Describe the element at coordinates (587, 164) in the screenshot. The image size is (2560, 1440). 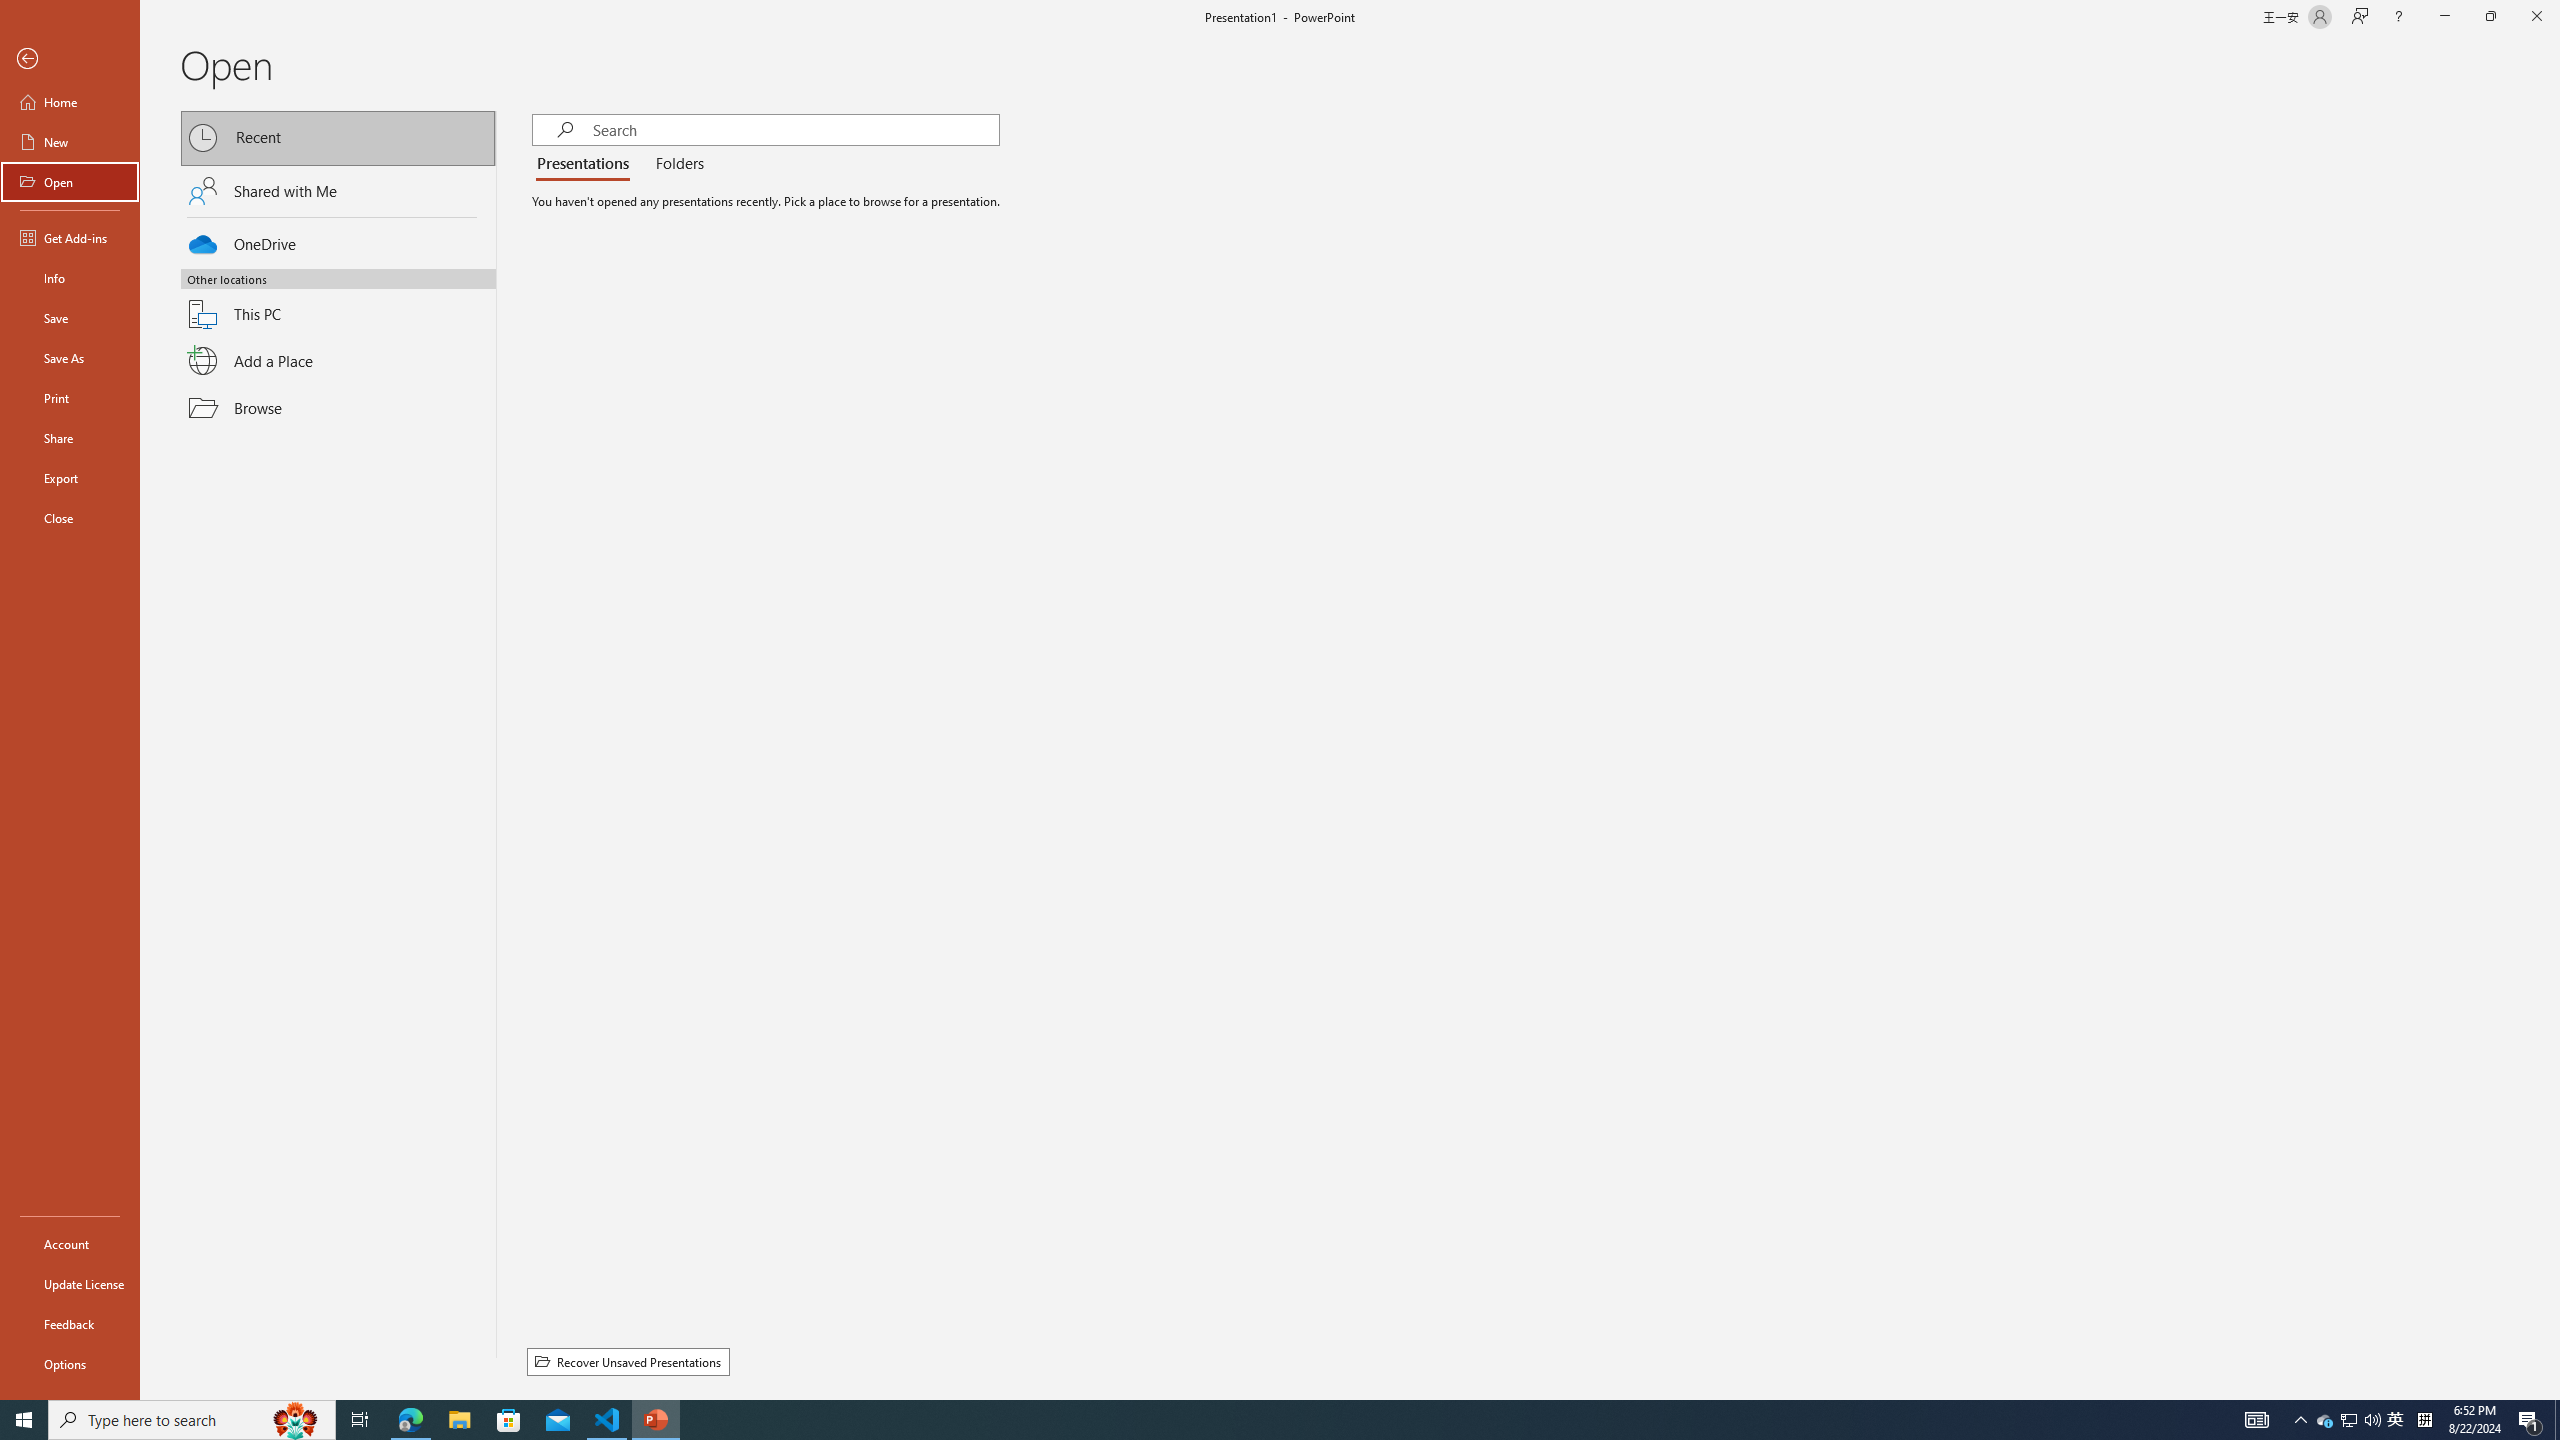
I see `'Presentations'` at that location.